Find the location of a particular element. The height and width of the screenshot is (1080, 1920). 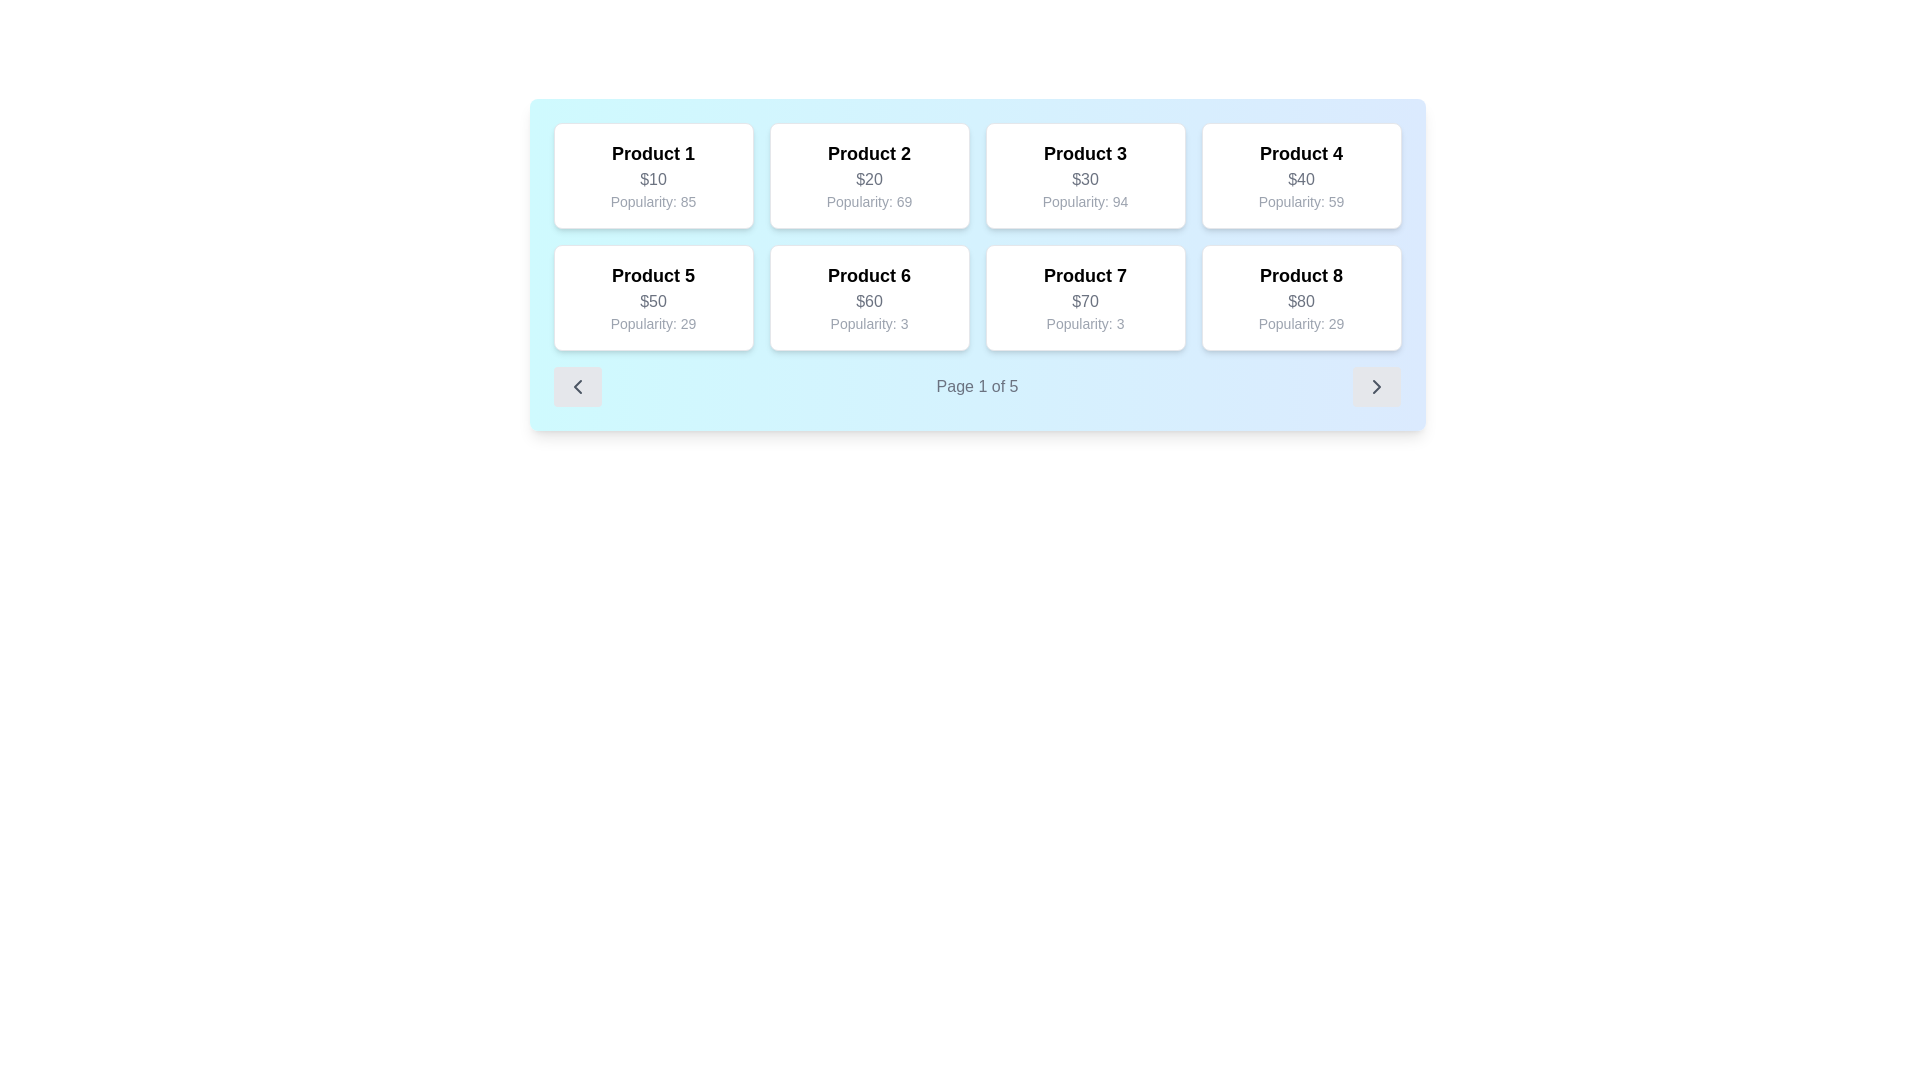

the static text label displaying the price of 'Product 3', which is positioned below the title and above the popularity information within the card is located at coordinates (1084, 180).